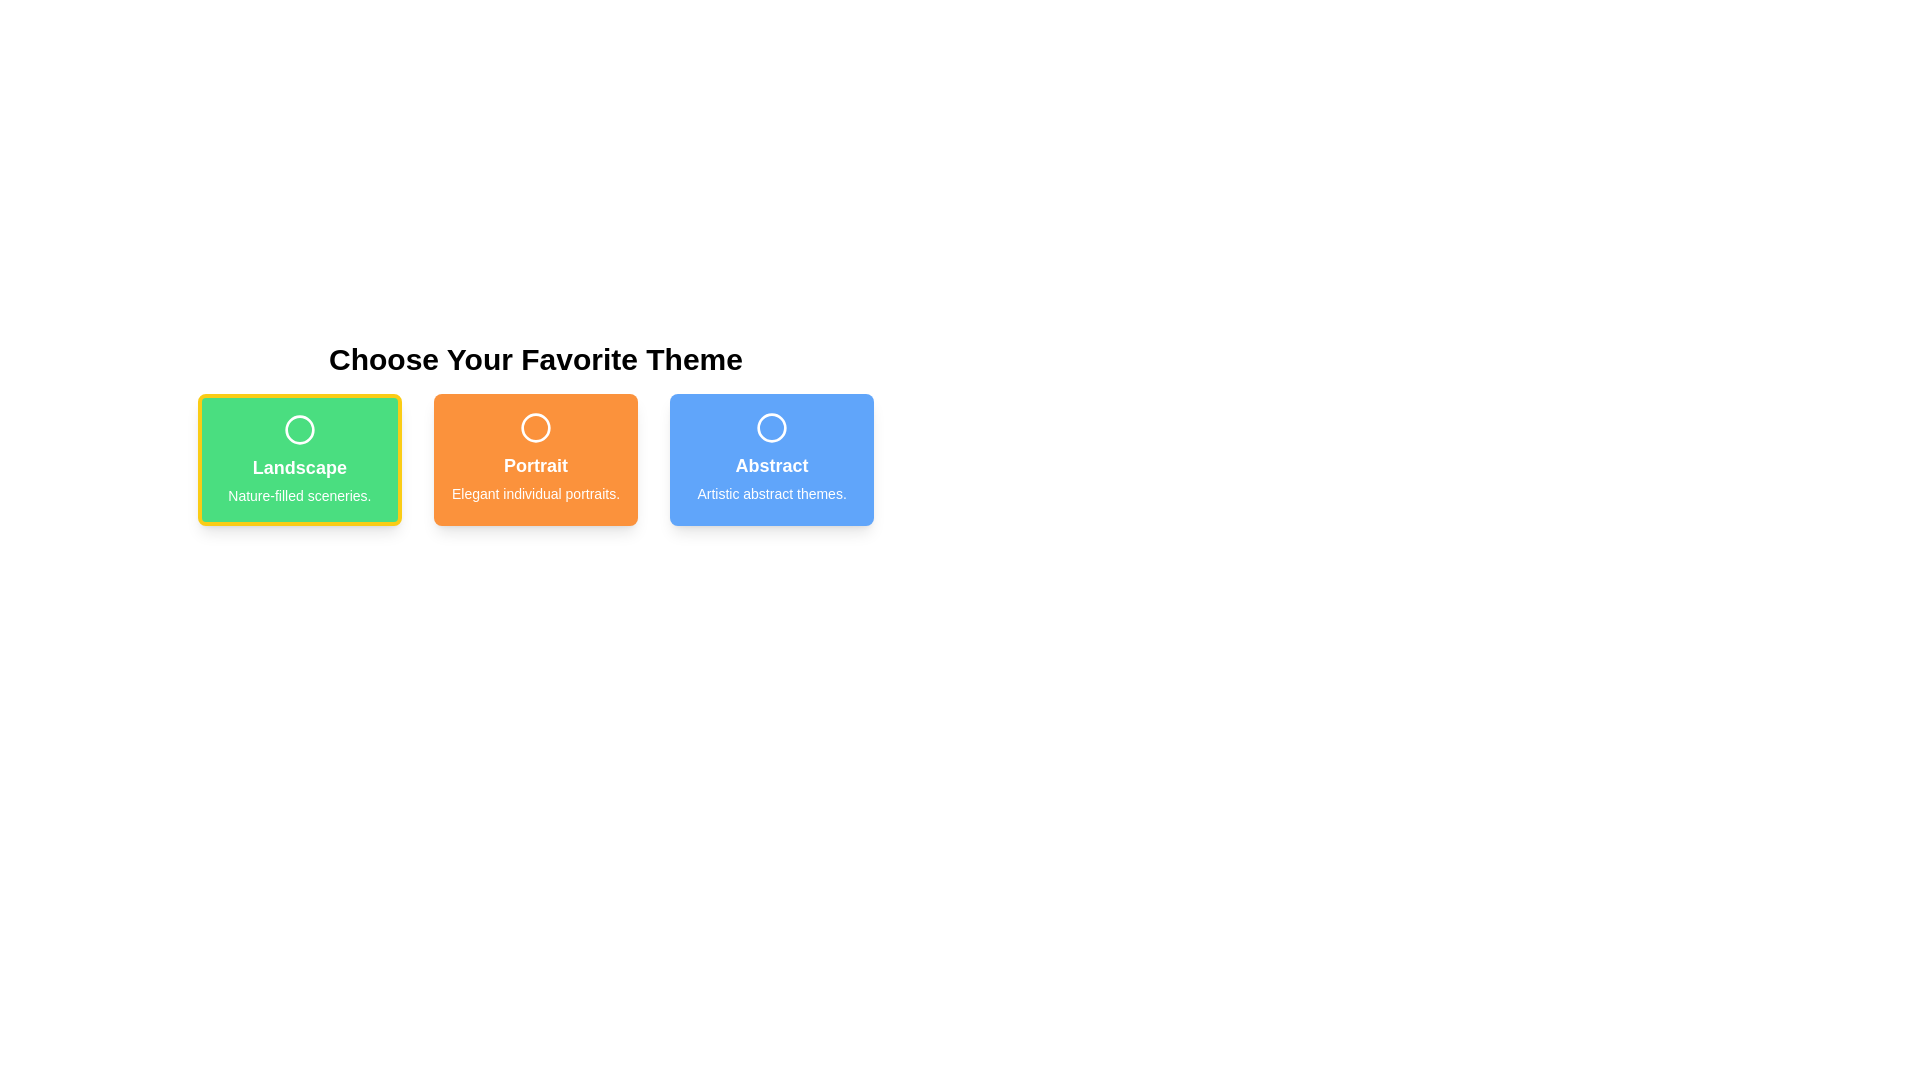  I want to click on descriptive text label providing information about the 'Landscape' theme, located at the center of the bottom section of the green card, so click(298, 495).